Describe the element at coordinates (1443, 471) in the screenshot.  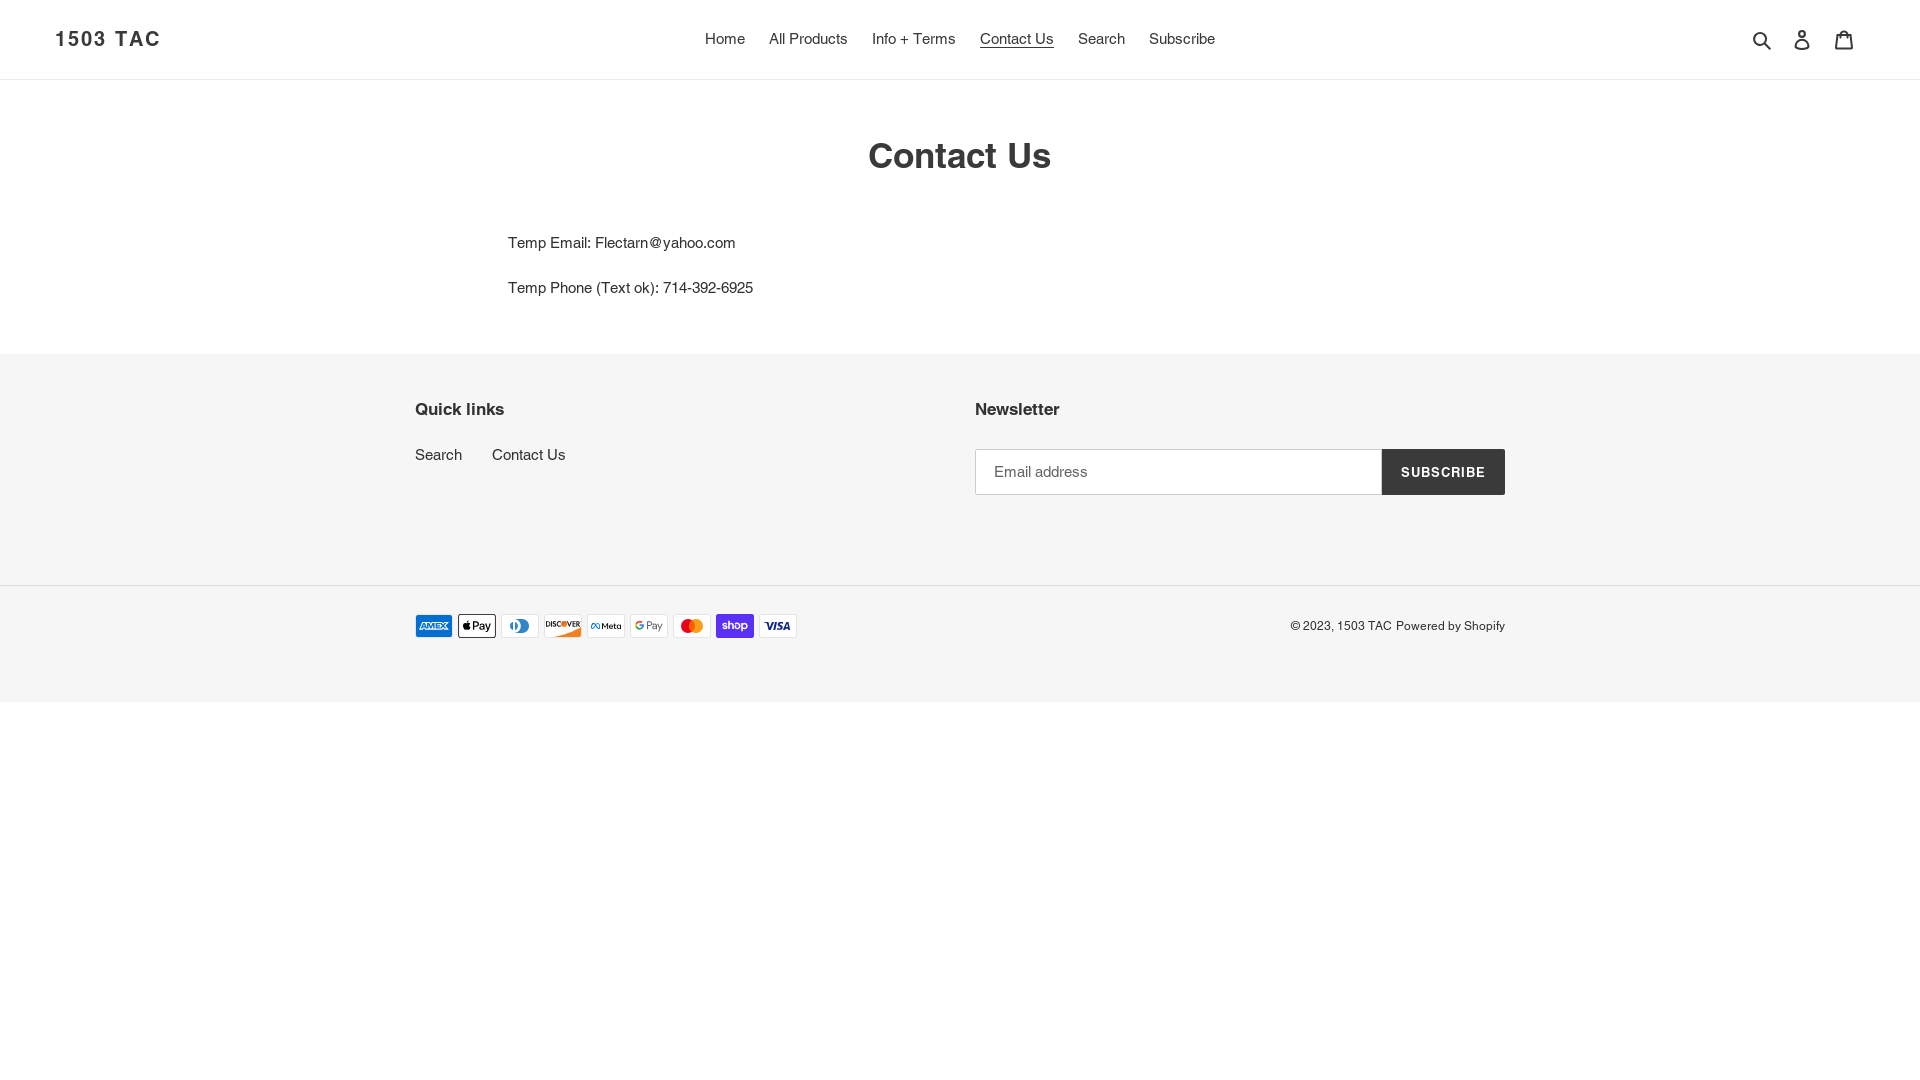
I see `'SUBSCRIBE'` at that location.